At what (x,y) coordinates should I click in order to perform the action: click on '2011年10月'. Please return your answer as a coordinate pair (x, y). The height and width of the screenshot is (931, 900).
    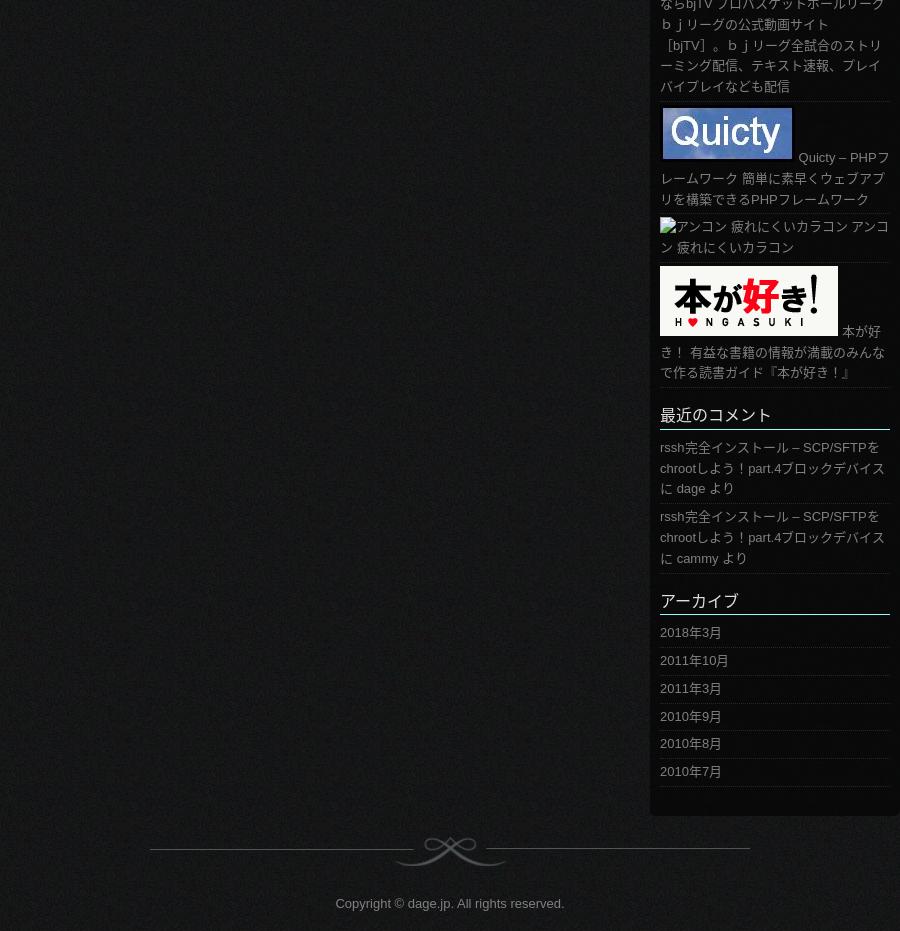
    Looking at the image, I should click on (693, 660).